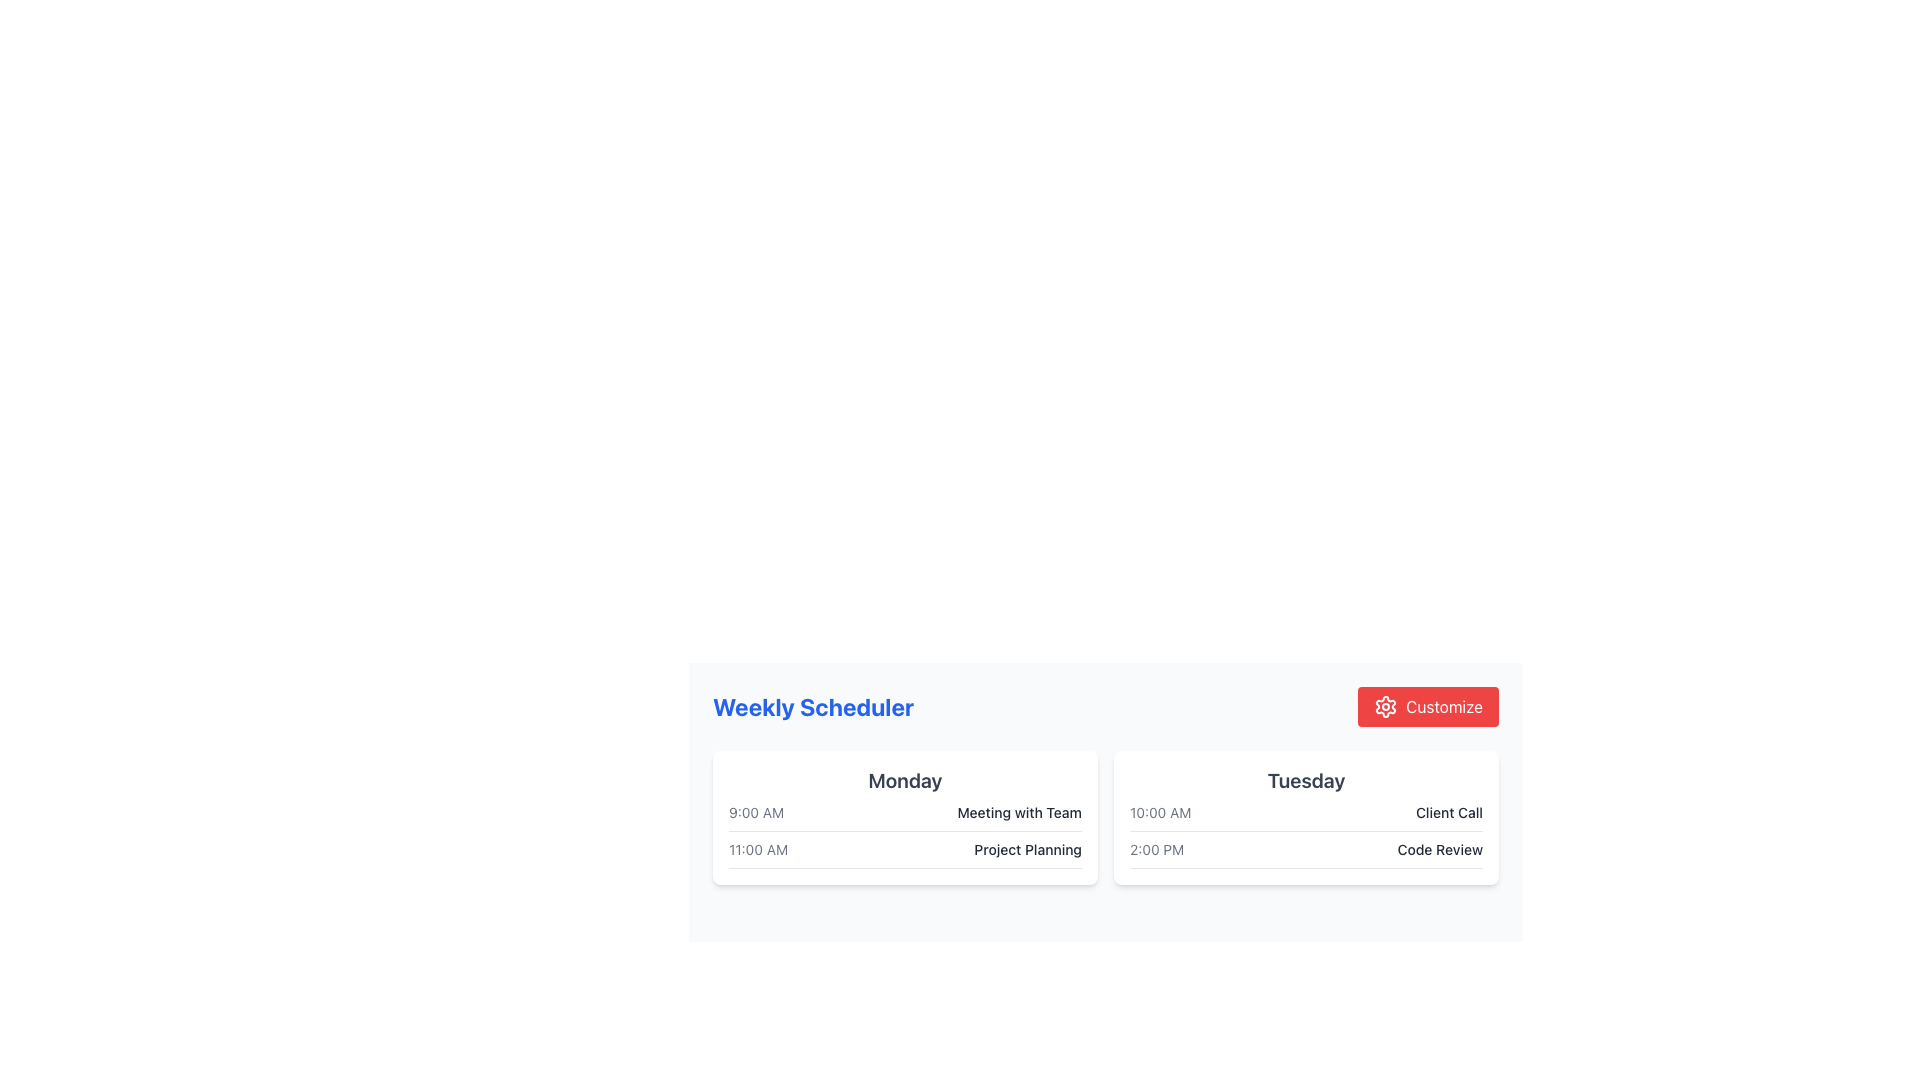 This screenshot has width=1920, height=1080. Describe the element at coordinates (1104, 817) in the screenshot. I see `the individual days in the grid layout of the Weekly Scheduler, which contains schedule blocks for Monday and Tuesday` at that location.